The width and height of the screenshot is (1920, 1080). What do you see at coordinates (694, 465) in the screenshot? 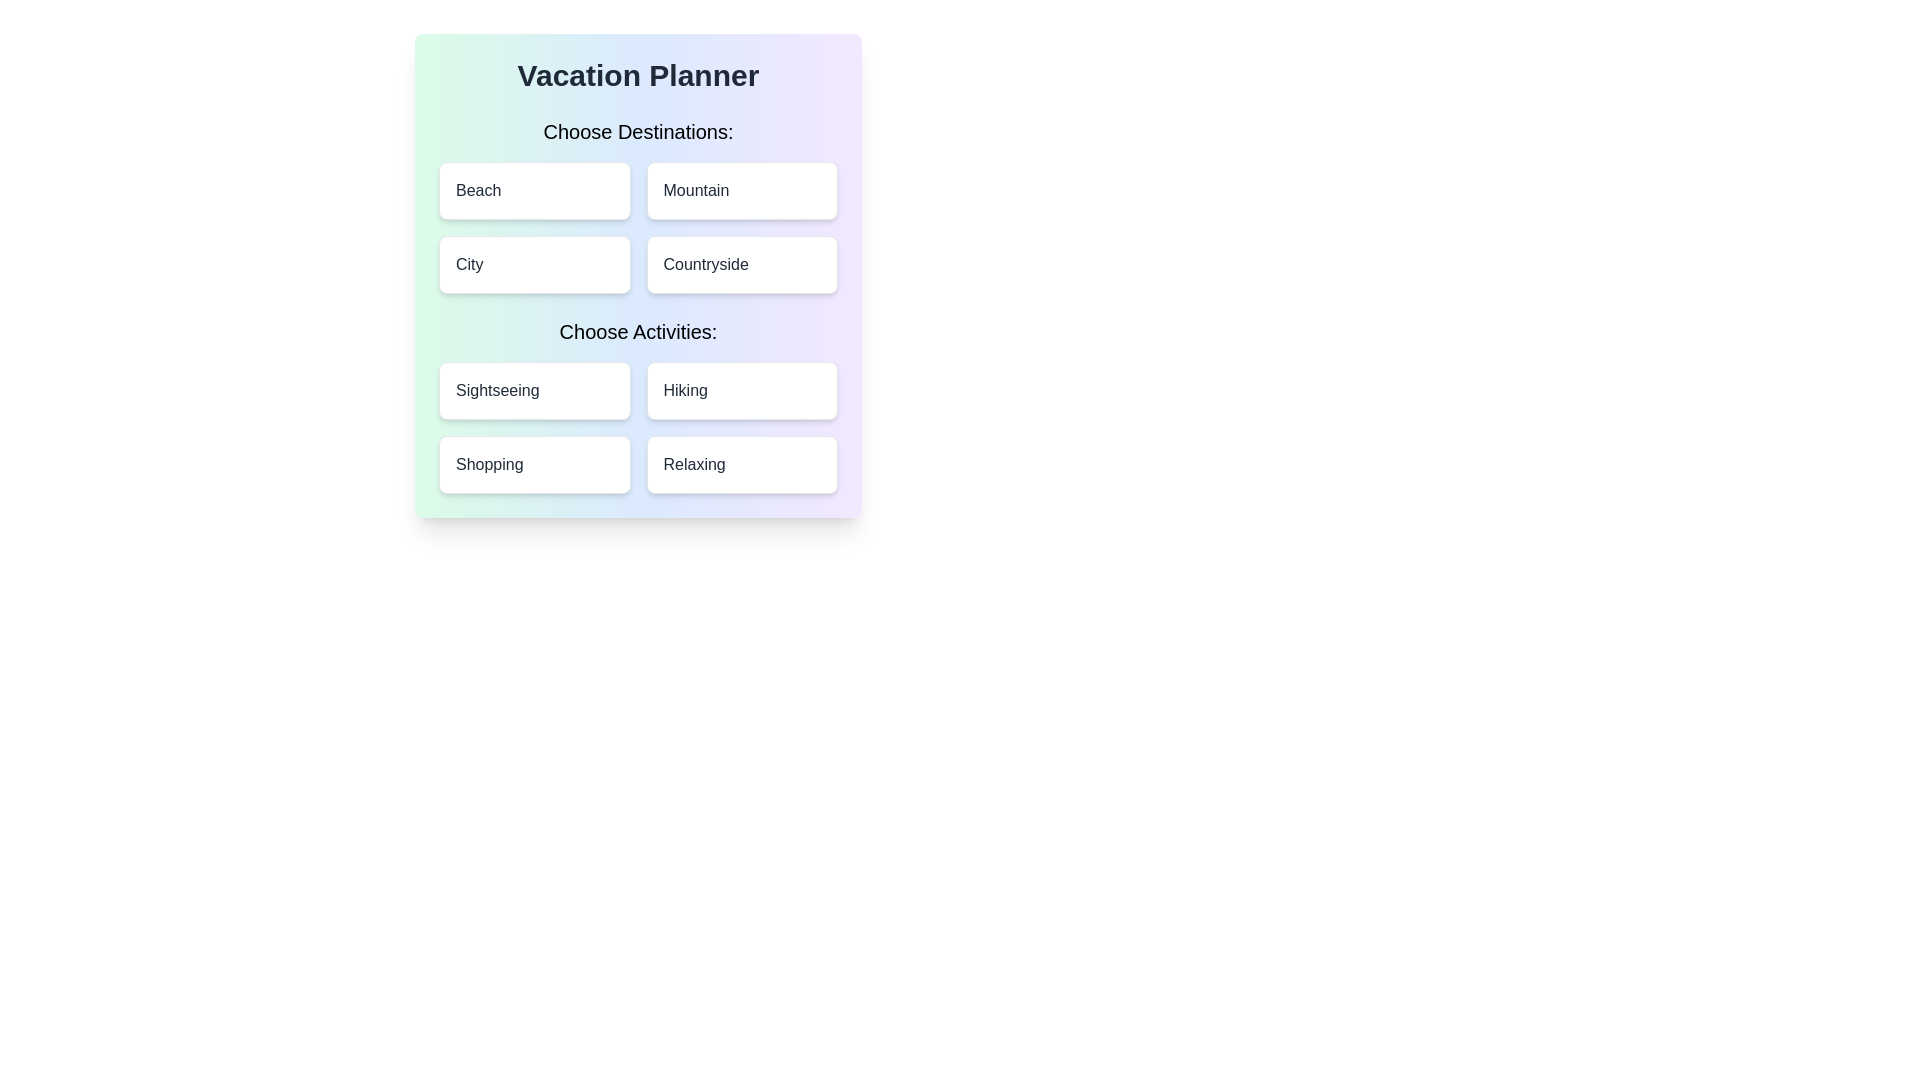
I see `'Relaxing' label located in the bottom-right card of the 'Choose Activities' section in the Vacation Planner interface to understand the option` at bounding box center [694, 465].